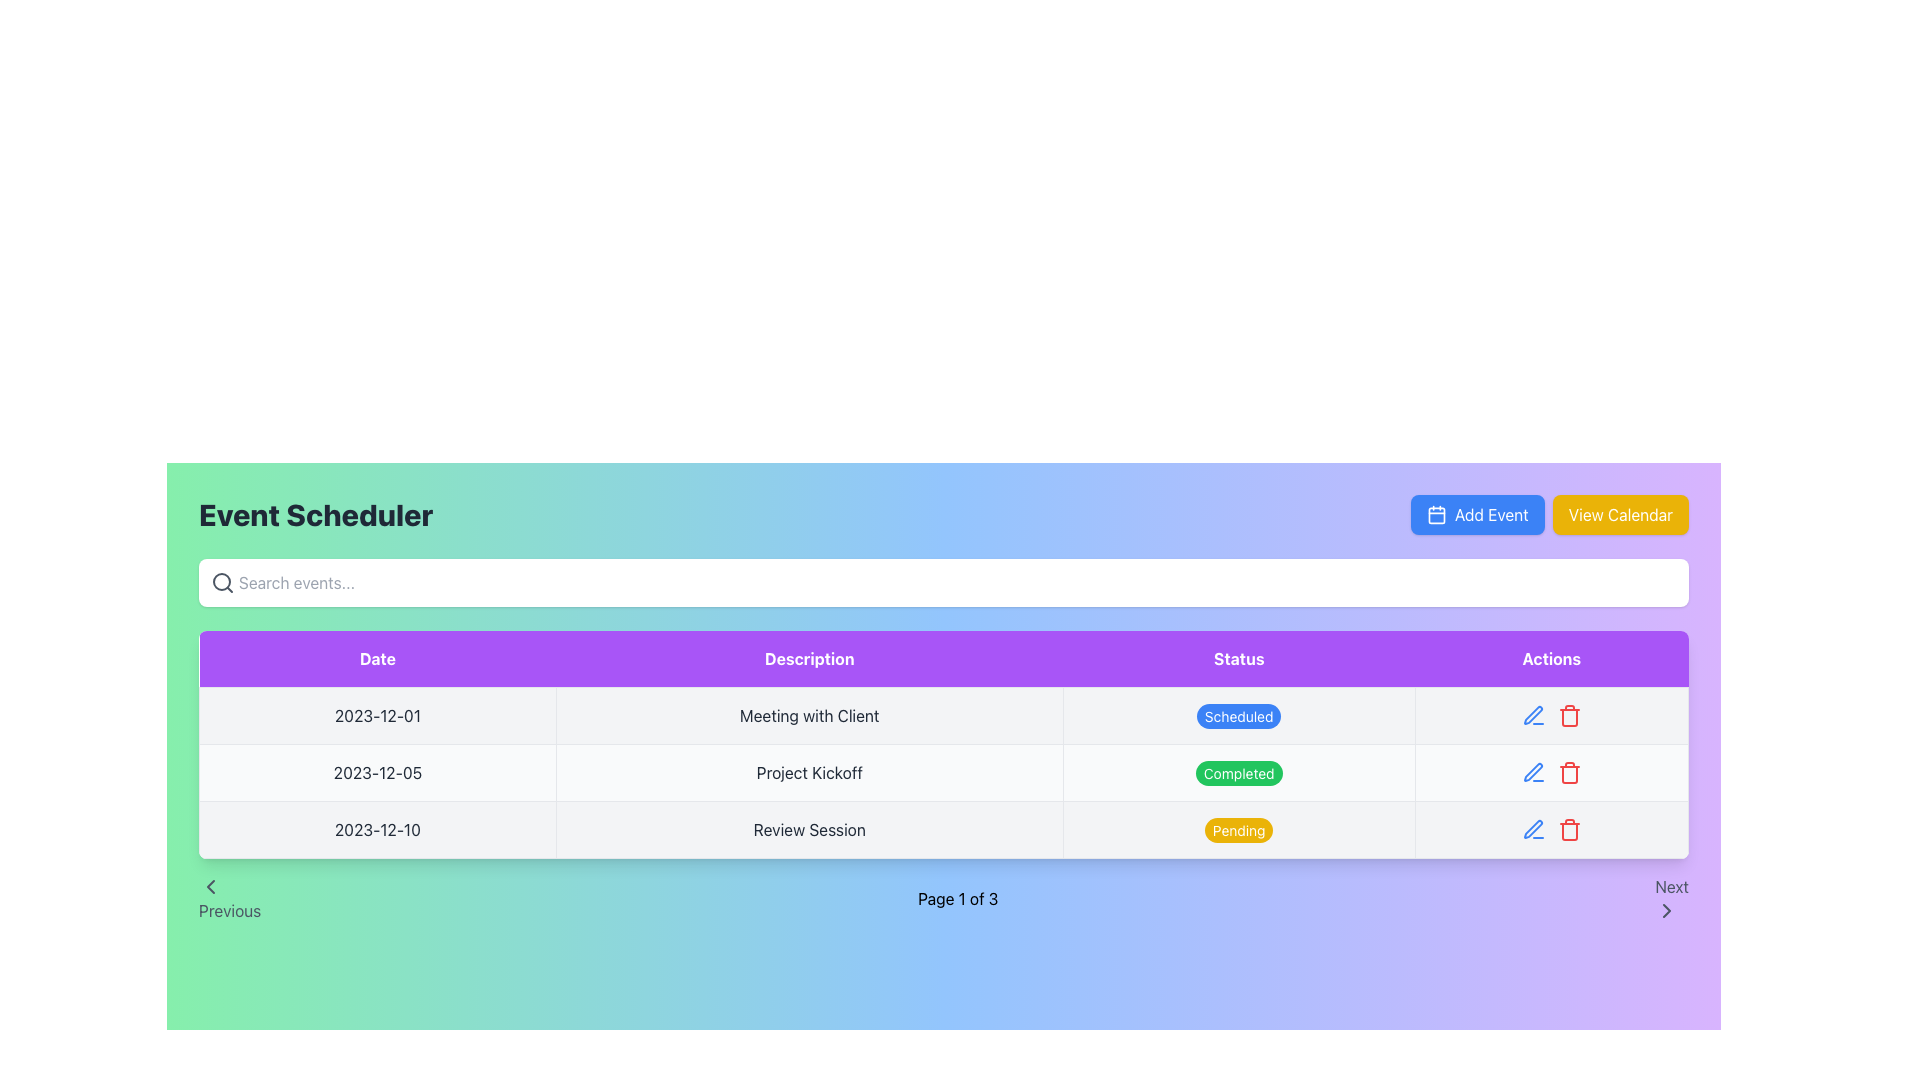  I want to click on the magnifying glass icon located on the left side of the search input field, so click(222, 582).